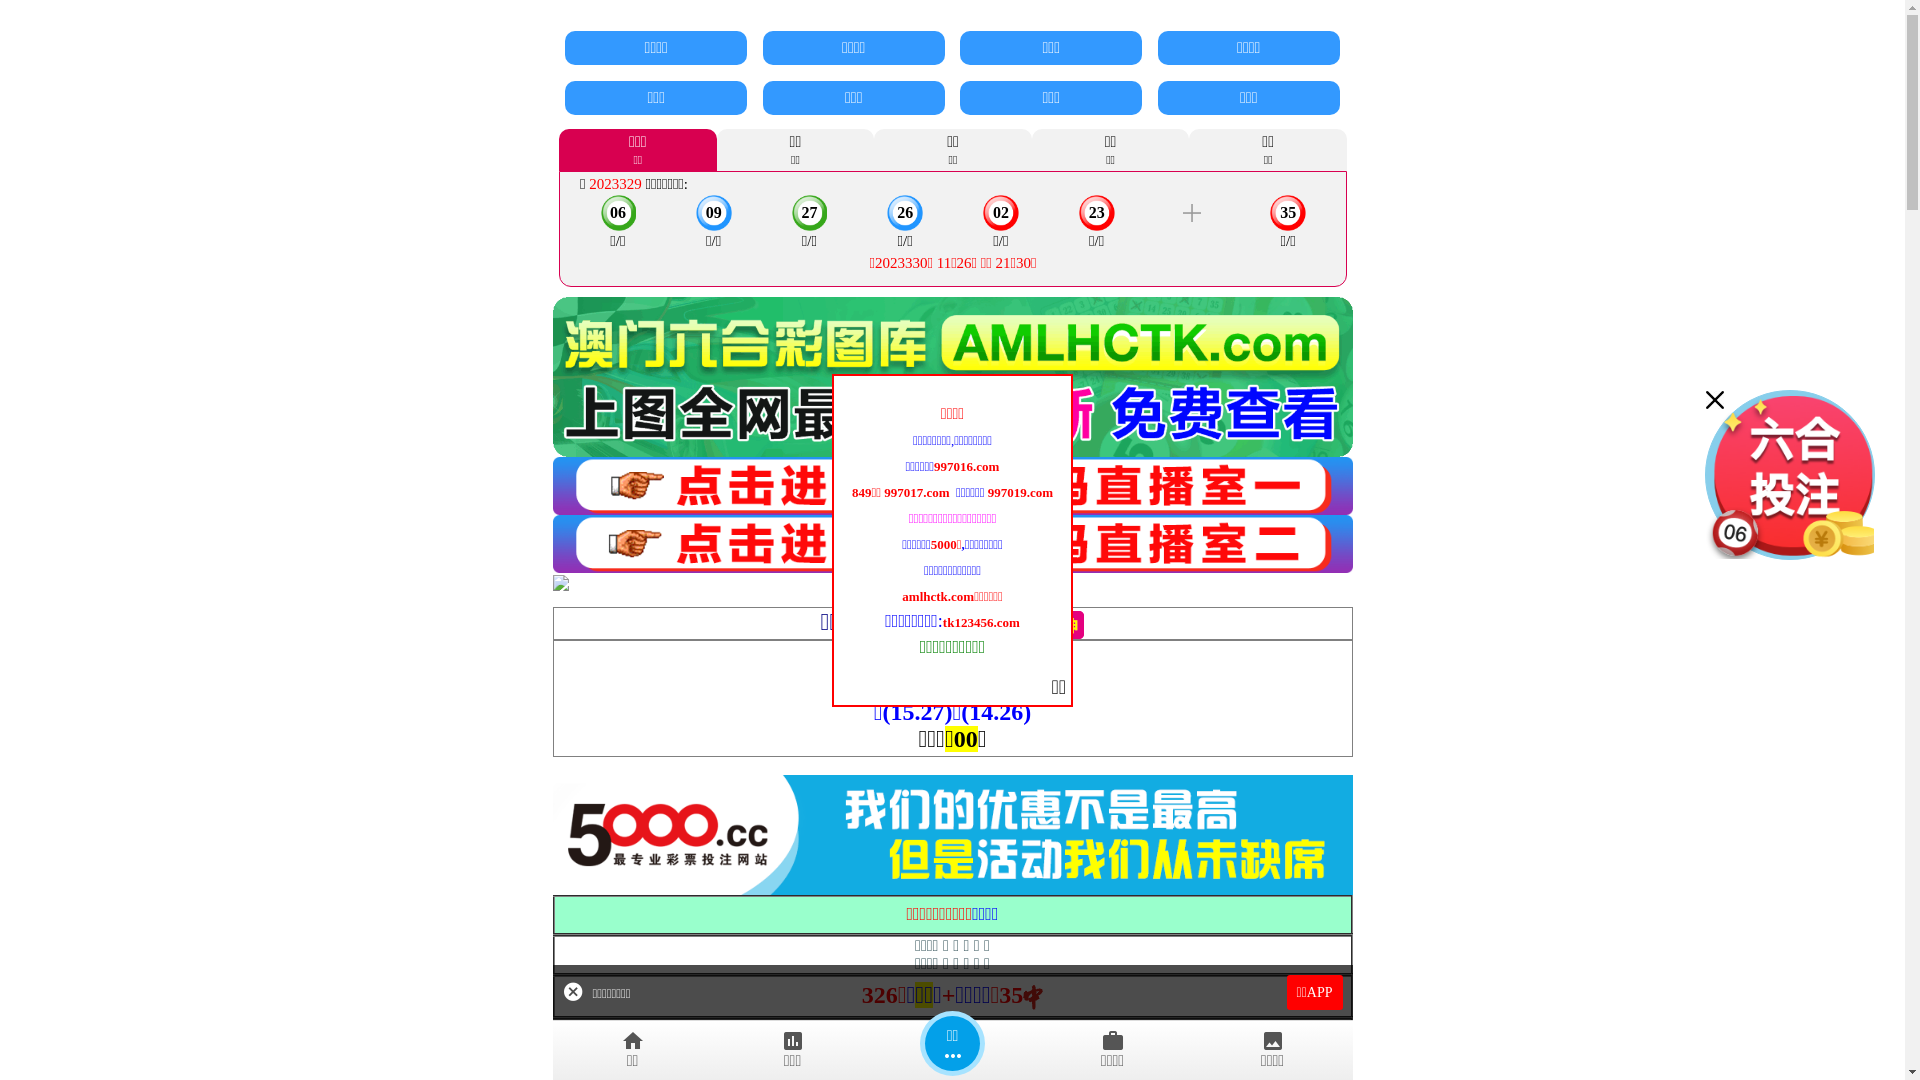 This screenshot has width=1920, height=1080. I want to click on '997017.com ', so click(919, 491).